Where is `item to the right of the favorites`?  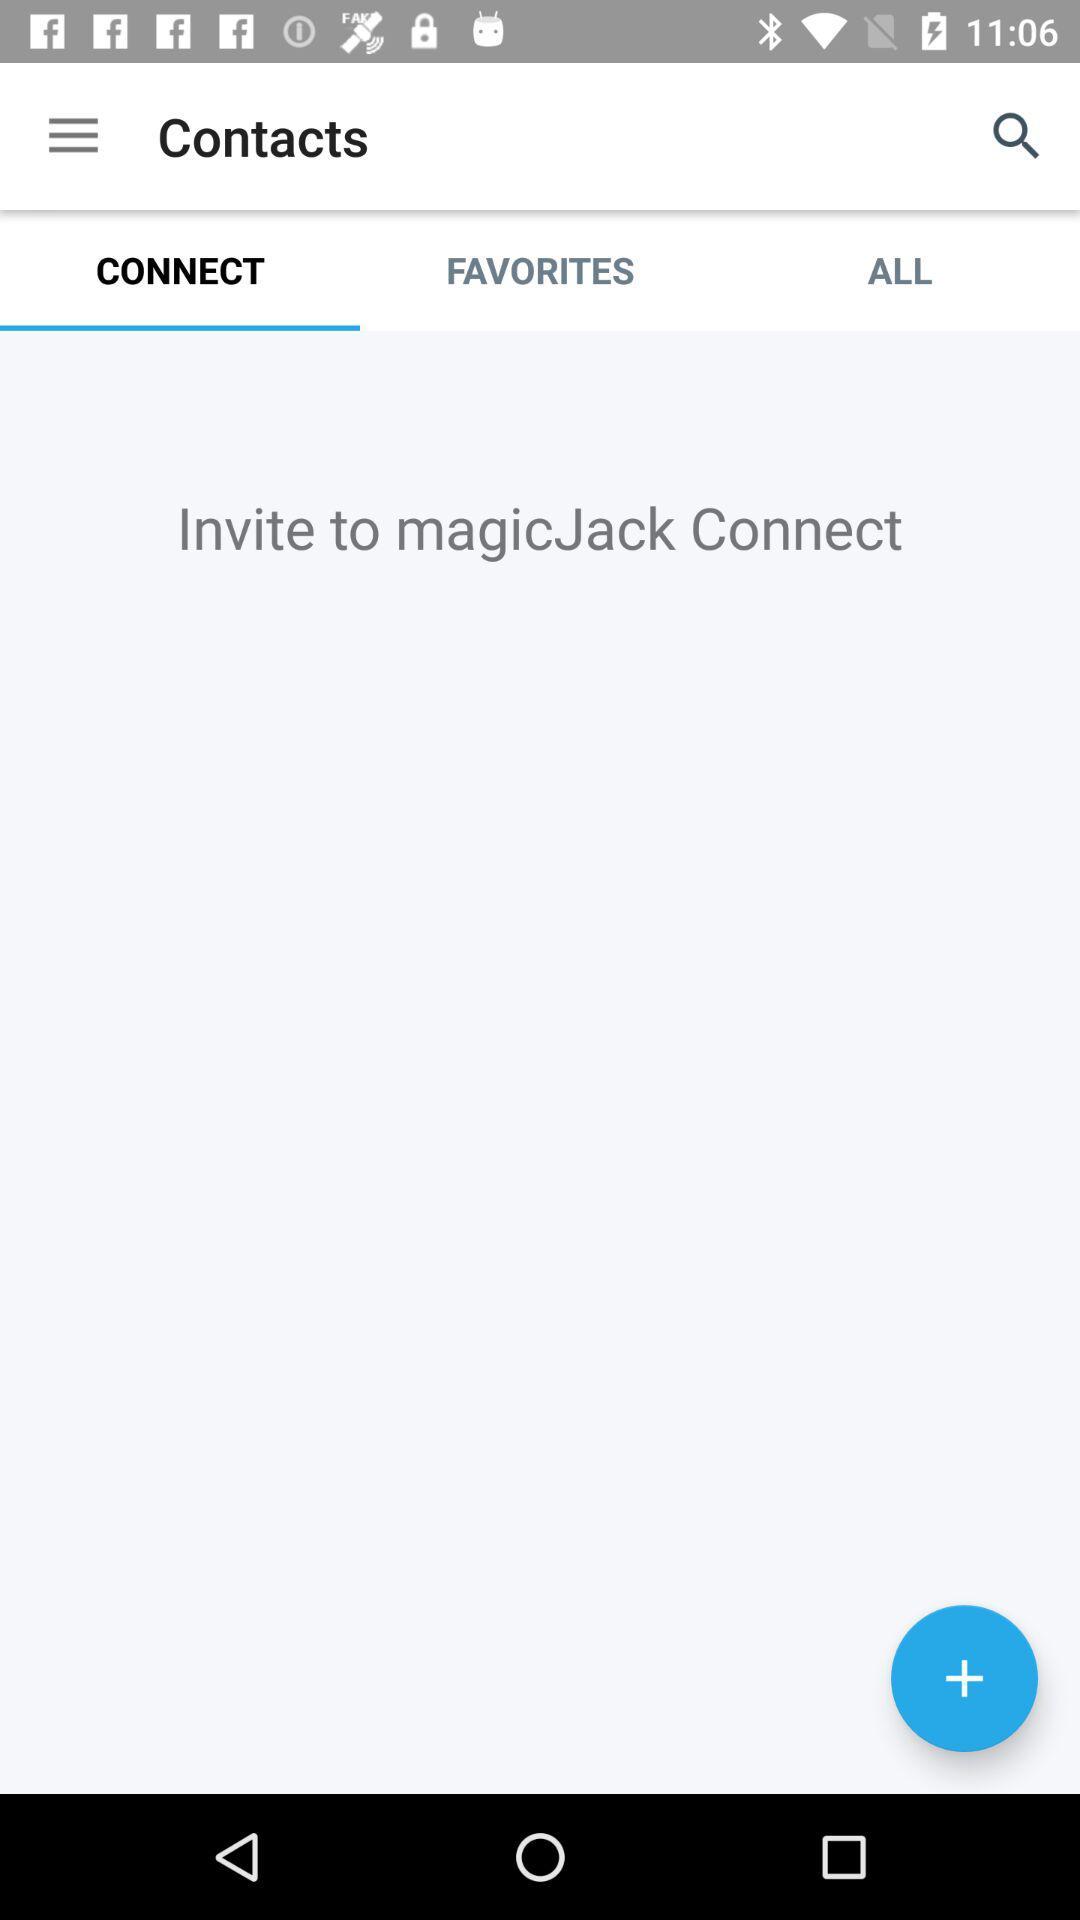
item to the right of the favorites is located at coordinates (898, 269).